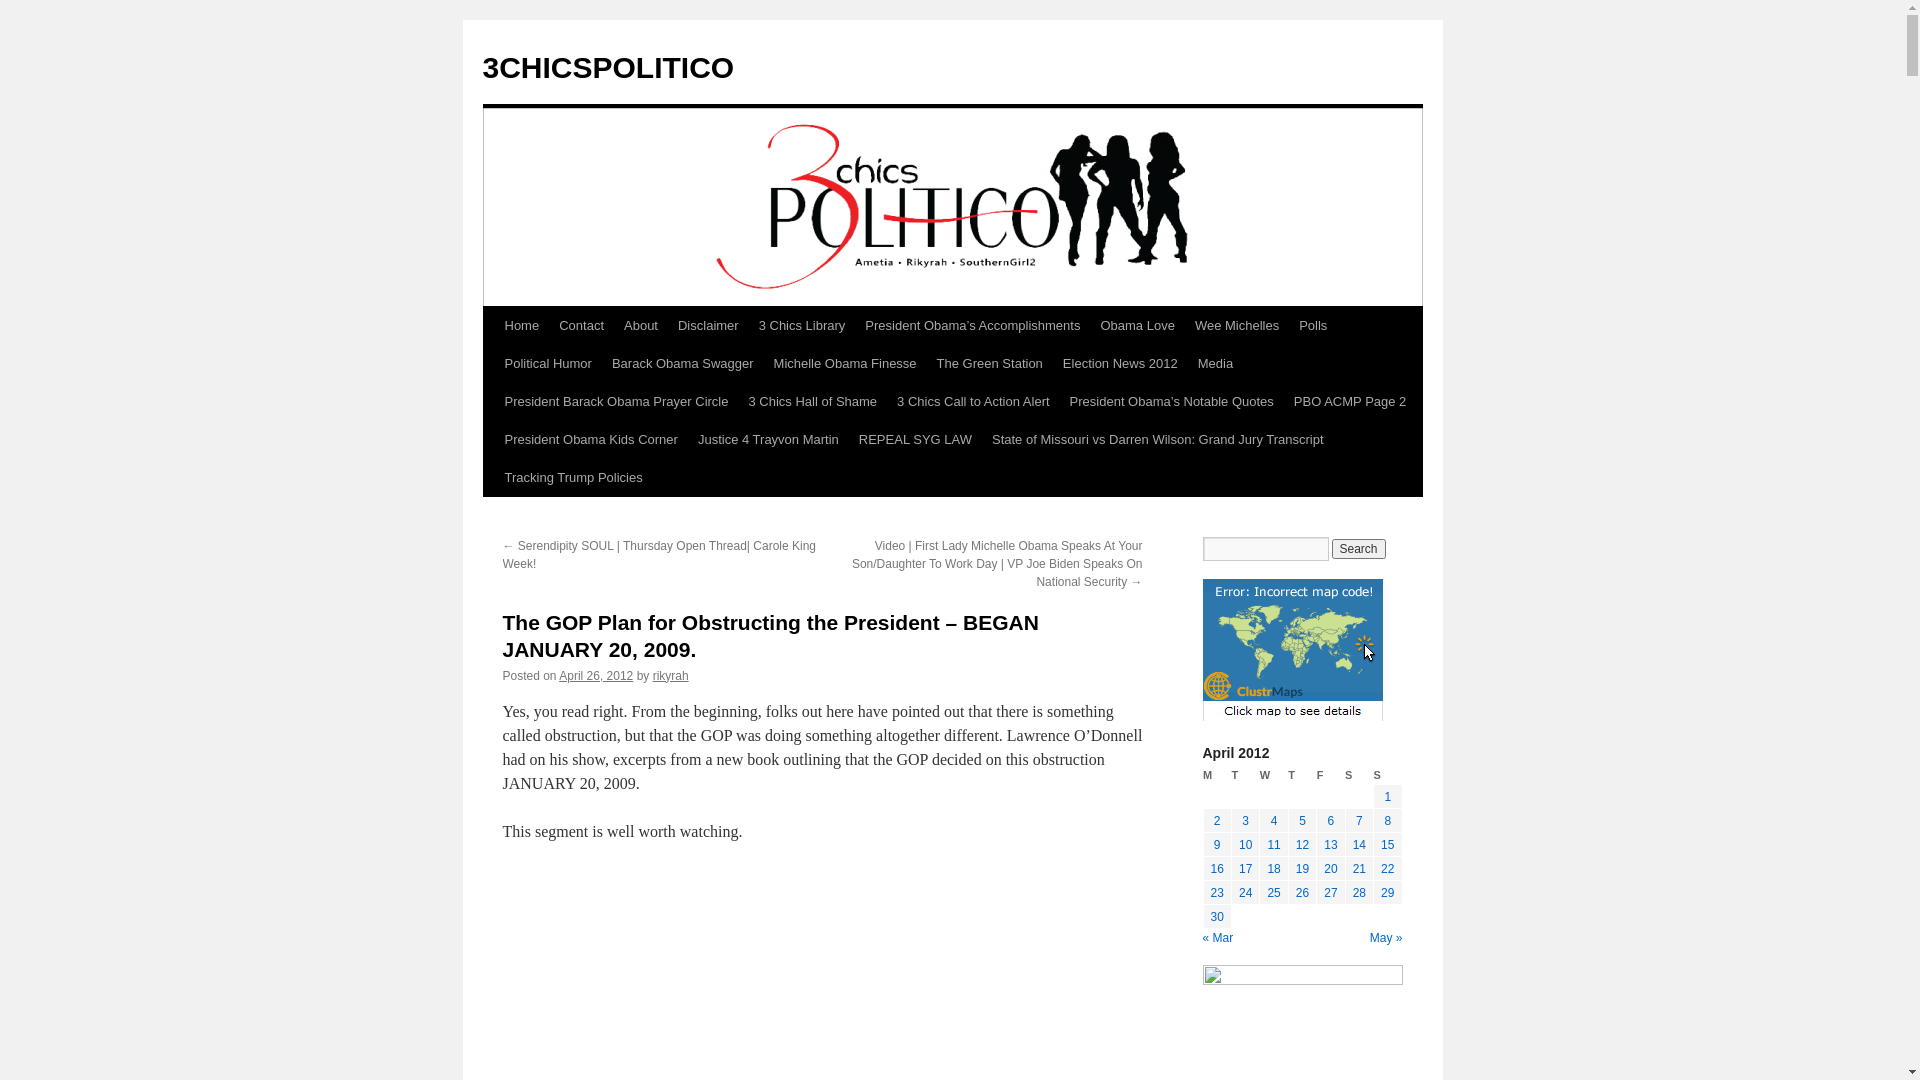  I want to click on '17', so click(1244, 867).